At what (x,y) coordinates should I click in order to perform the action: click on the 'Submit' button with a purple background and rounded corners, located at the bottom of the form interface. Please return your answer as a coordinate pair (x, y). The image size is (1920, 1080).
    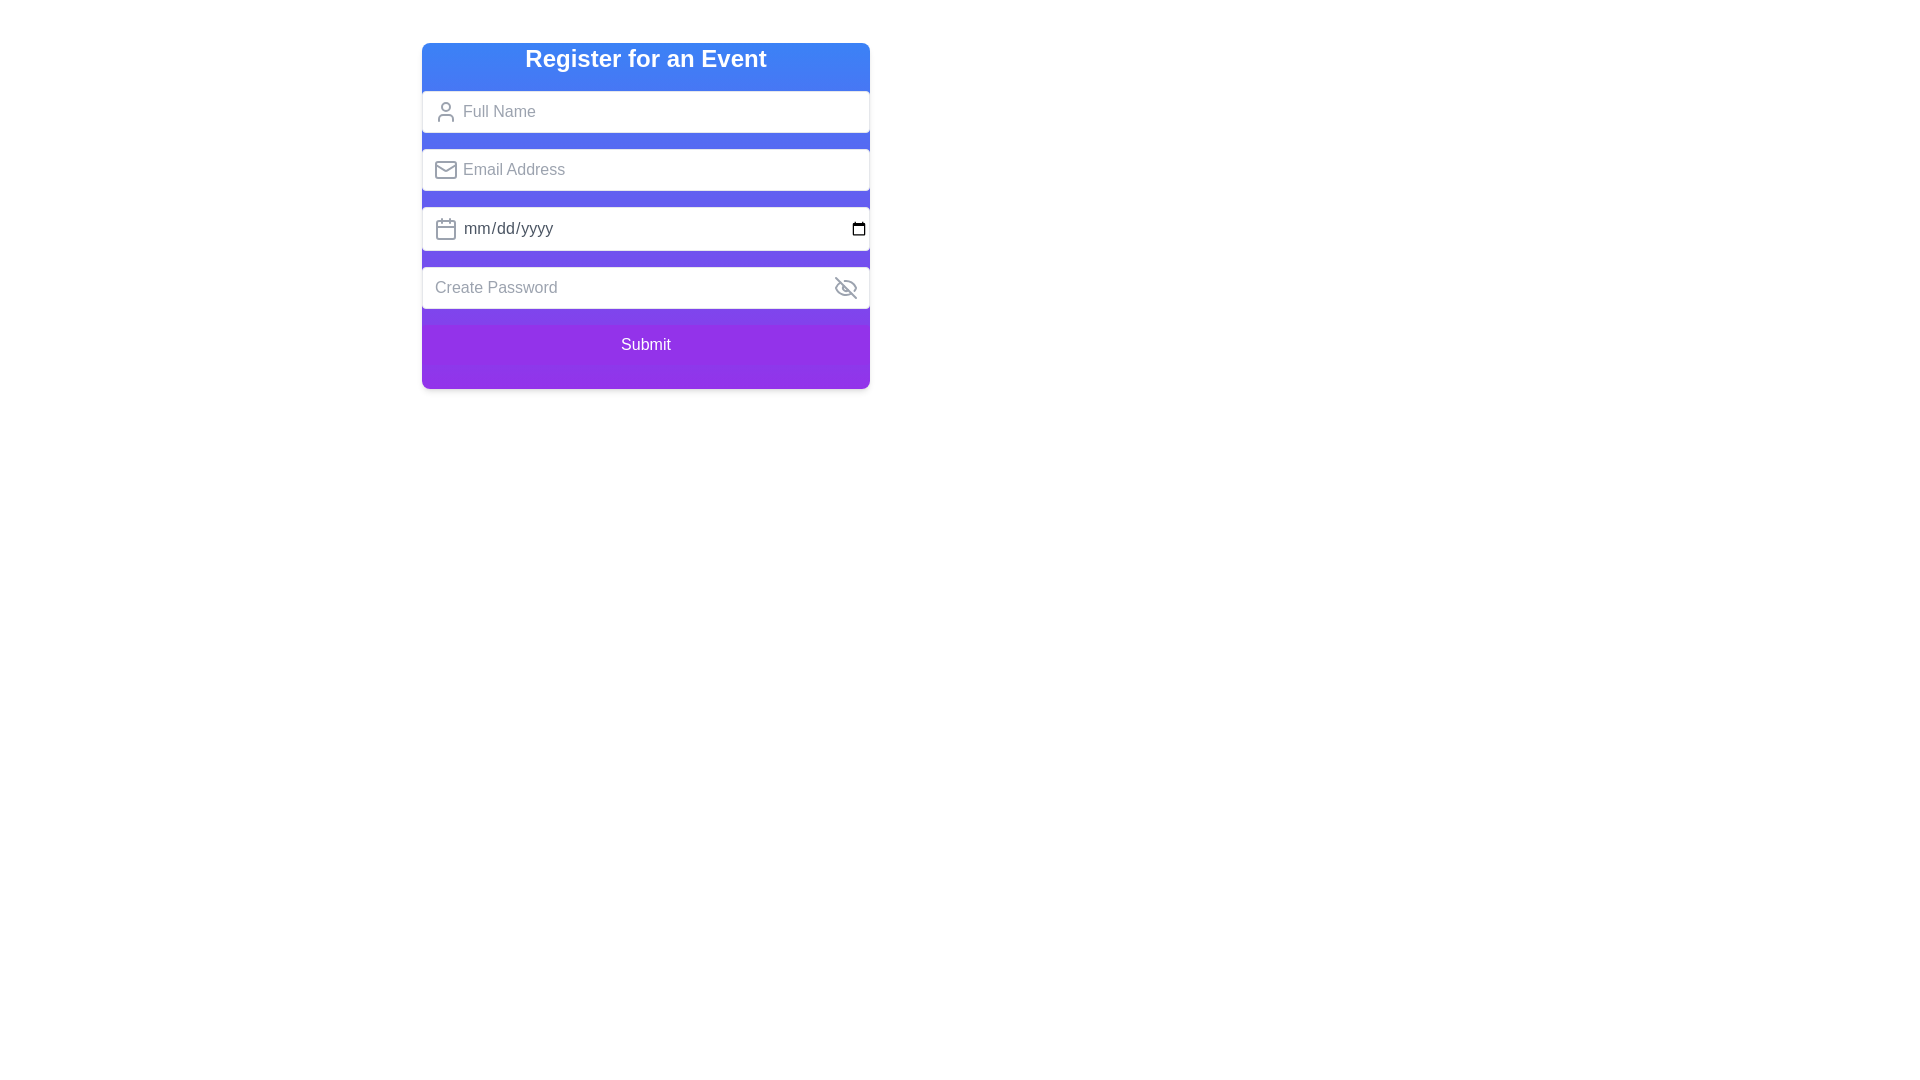
    Looking at the image, I should click on (646, 343).